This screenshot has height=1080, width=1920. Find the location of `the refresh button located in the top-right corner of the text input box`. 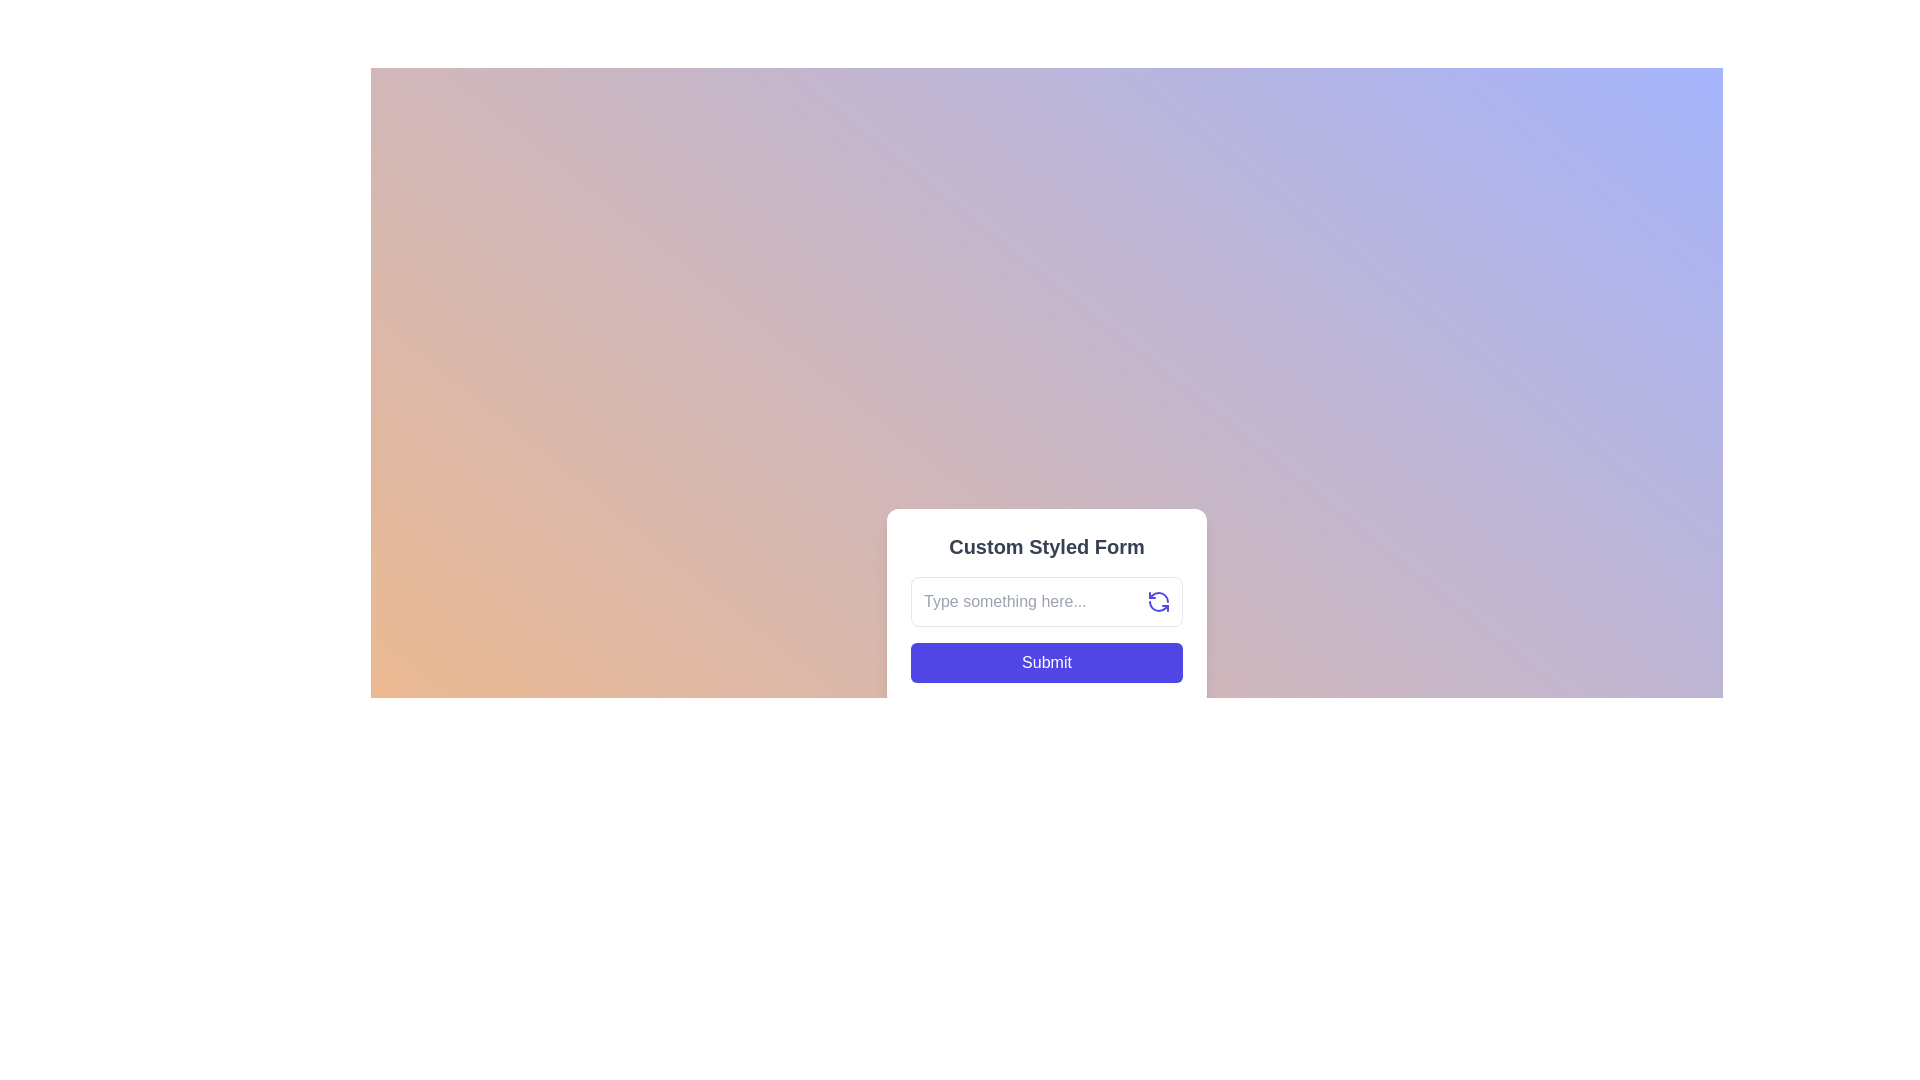

the refresh button located in the top-right corner of the text input box is located at coordinates (1158, 600).